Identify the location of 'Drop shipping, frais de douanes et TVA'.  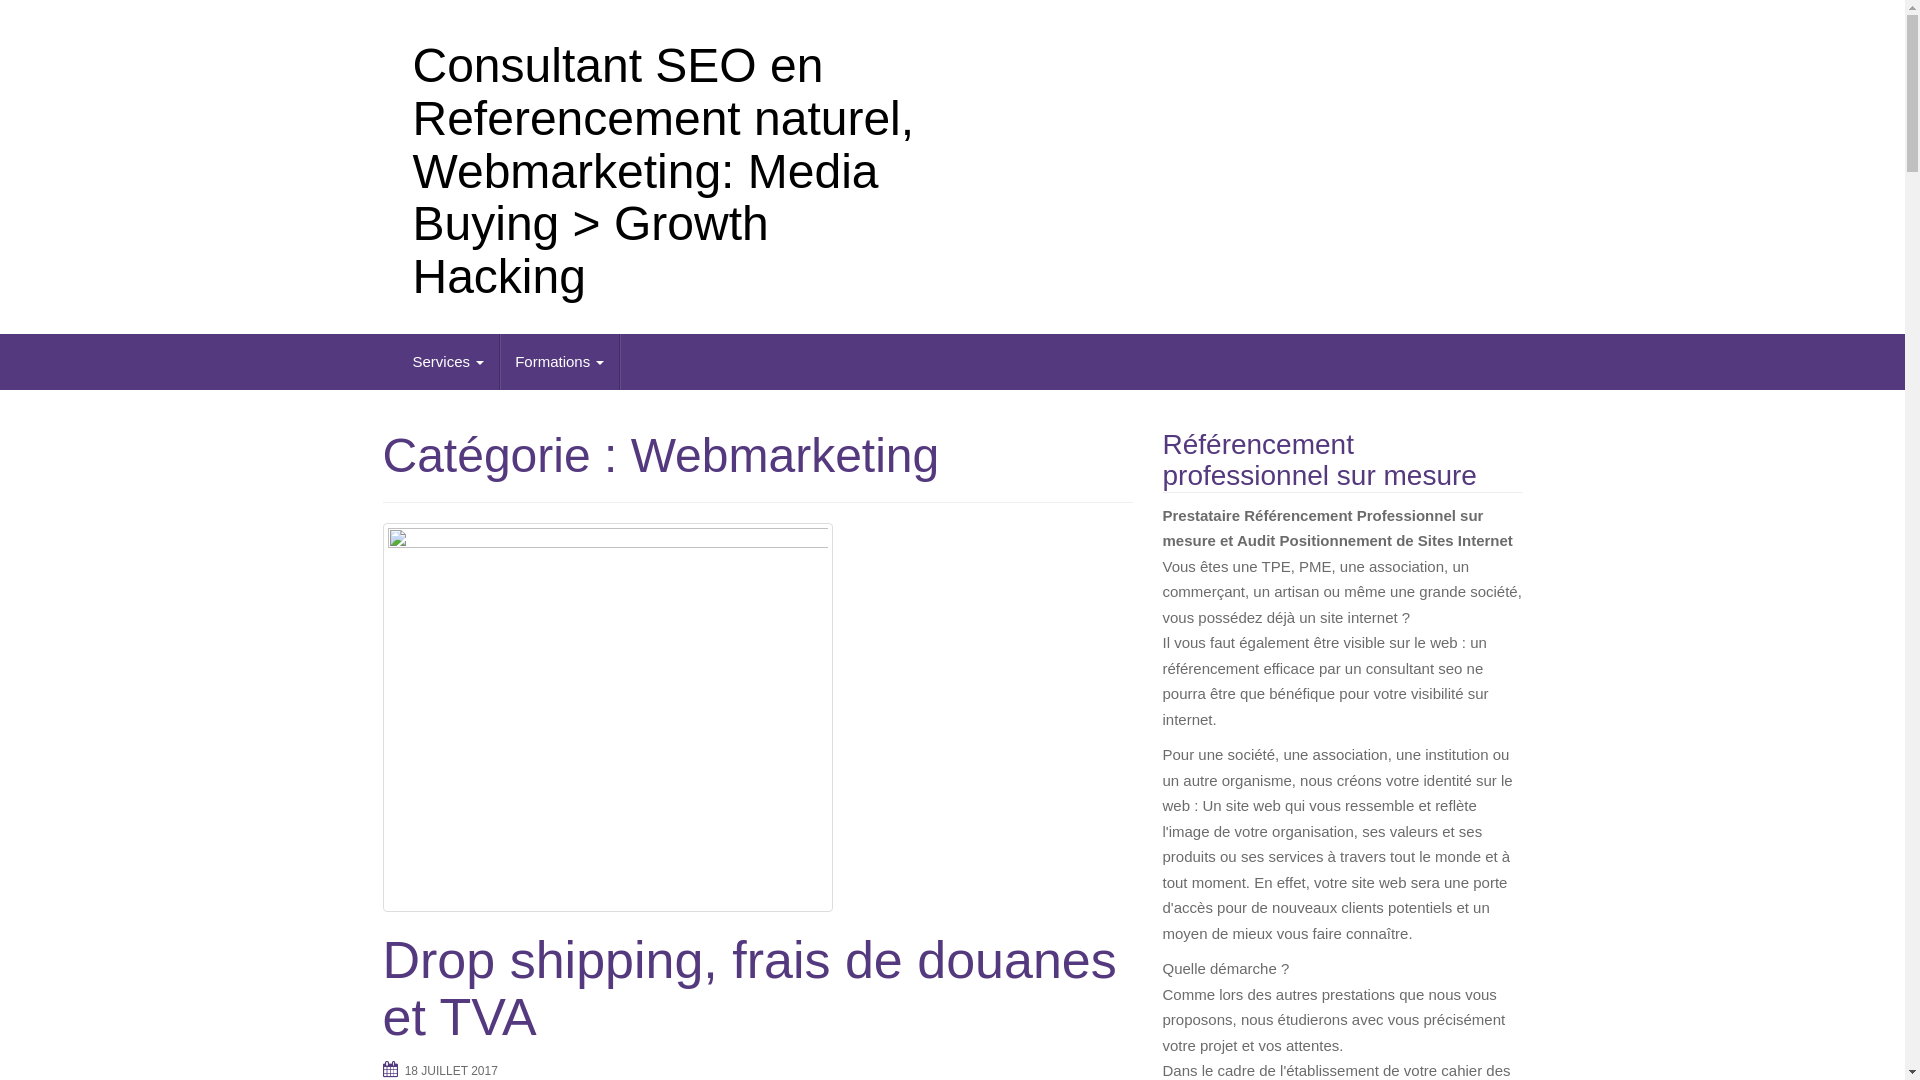
(382, 987).